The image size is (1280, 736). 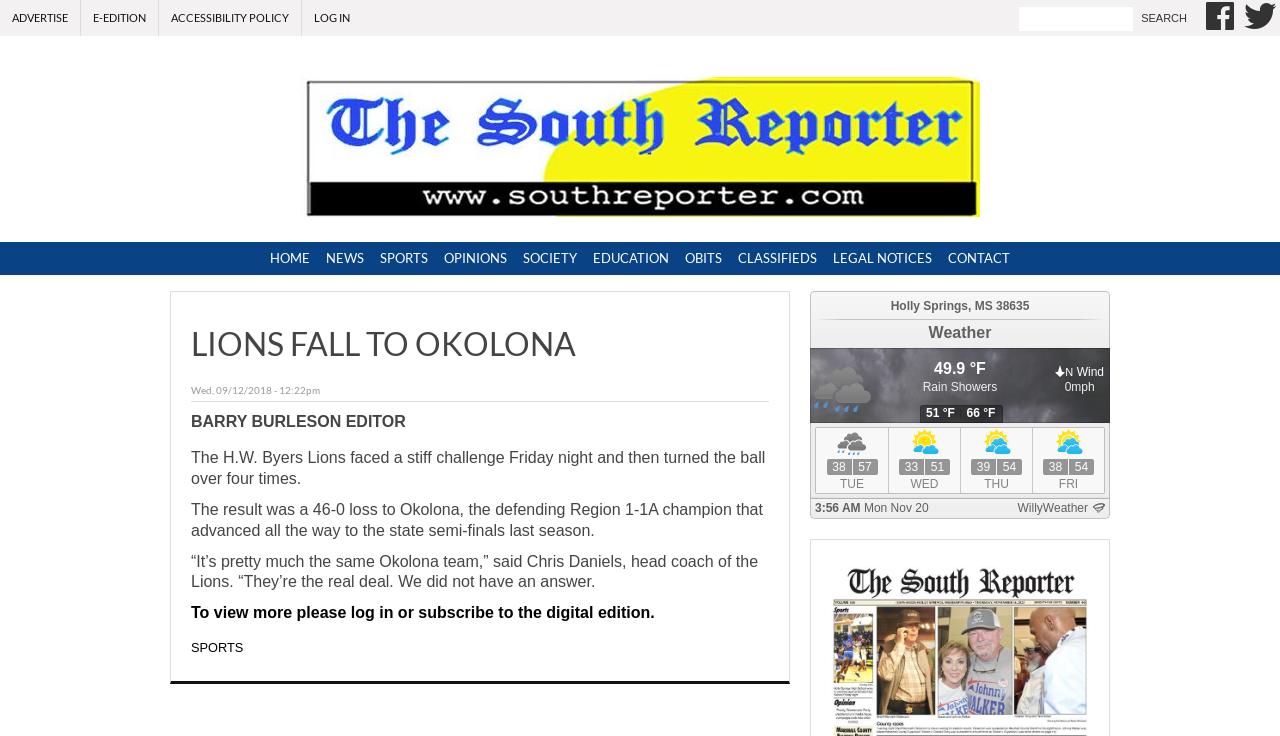 What do you see at coordinates (592, 257) in the screenshot?
I see `'Education'` at bounding box center [592, 257].